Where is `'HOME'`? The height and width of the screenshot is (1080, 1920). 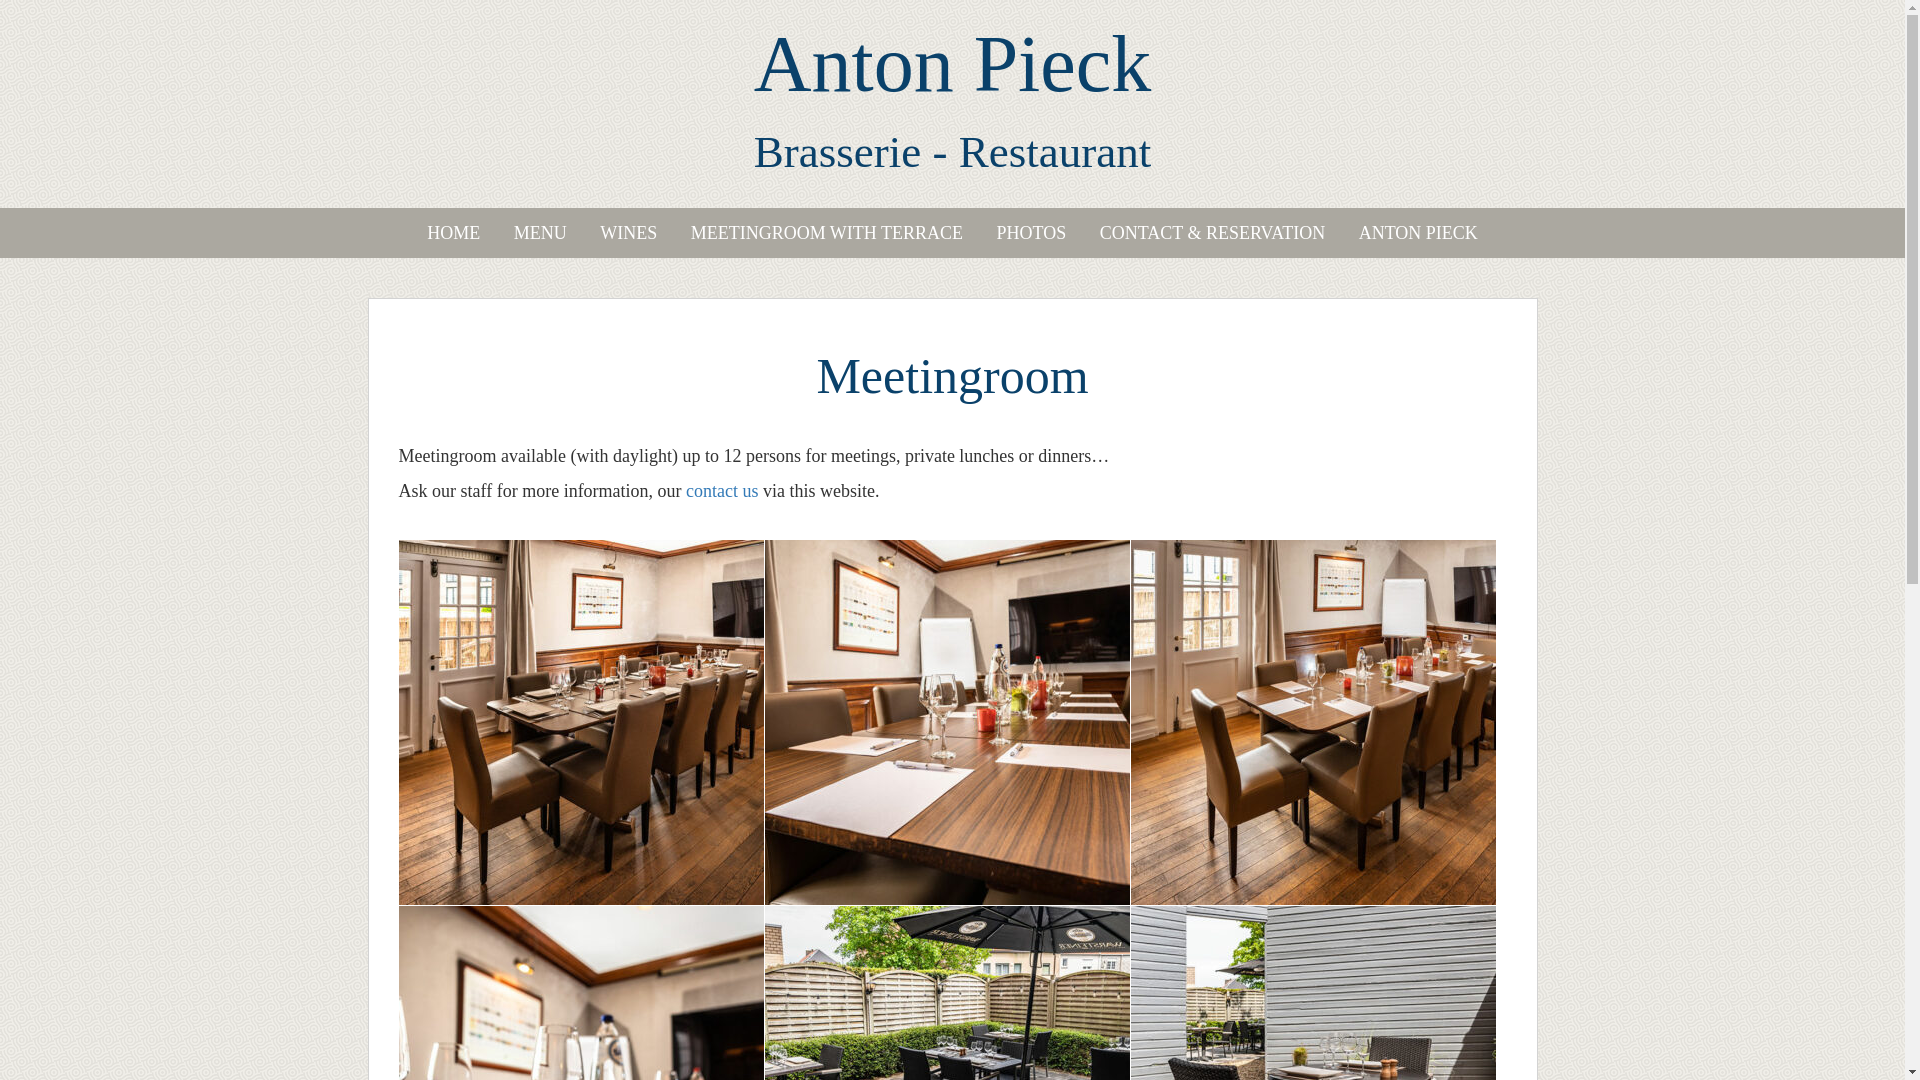
'HOME' is located at coordinates (452, 231).